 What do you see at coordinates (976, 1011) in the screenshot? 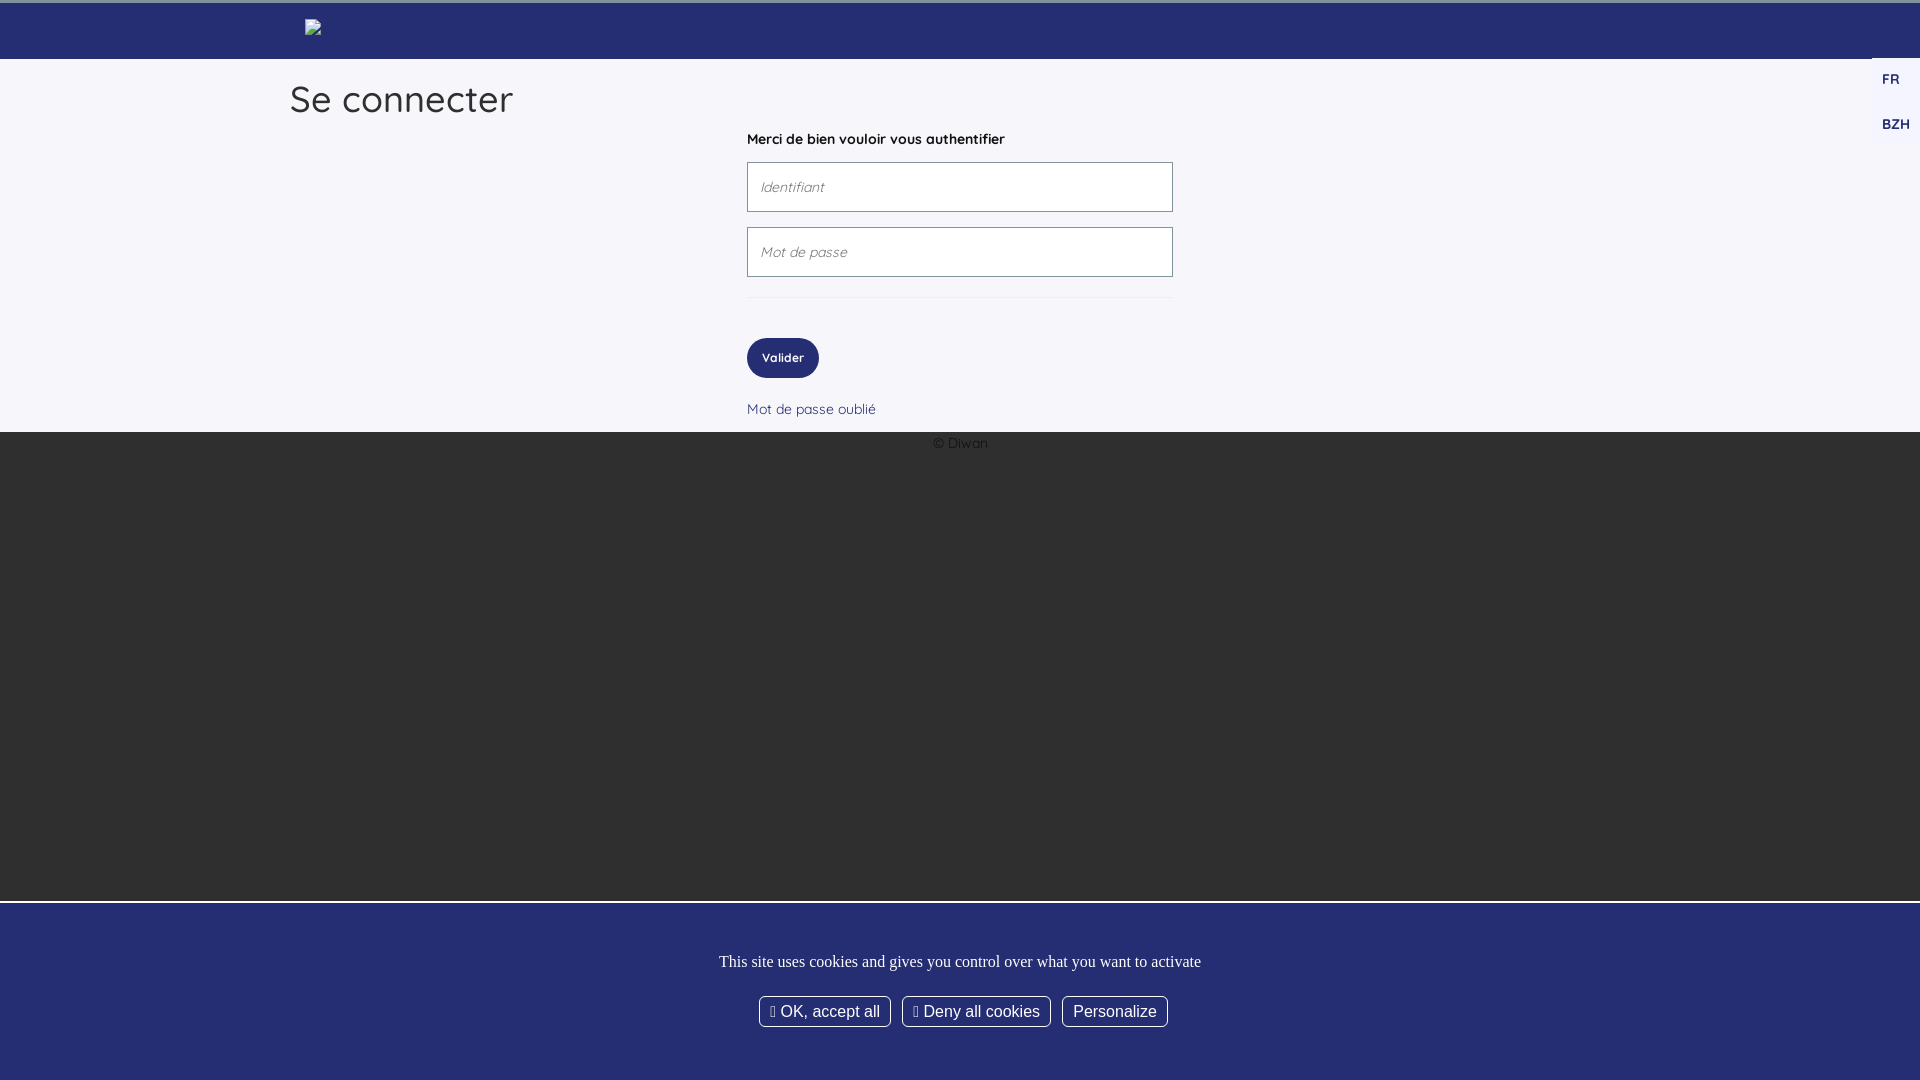
I see `'Deny all cookies'` at bounding box center [976, 1011].